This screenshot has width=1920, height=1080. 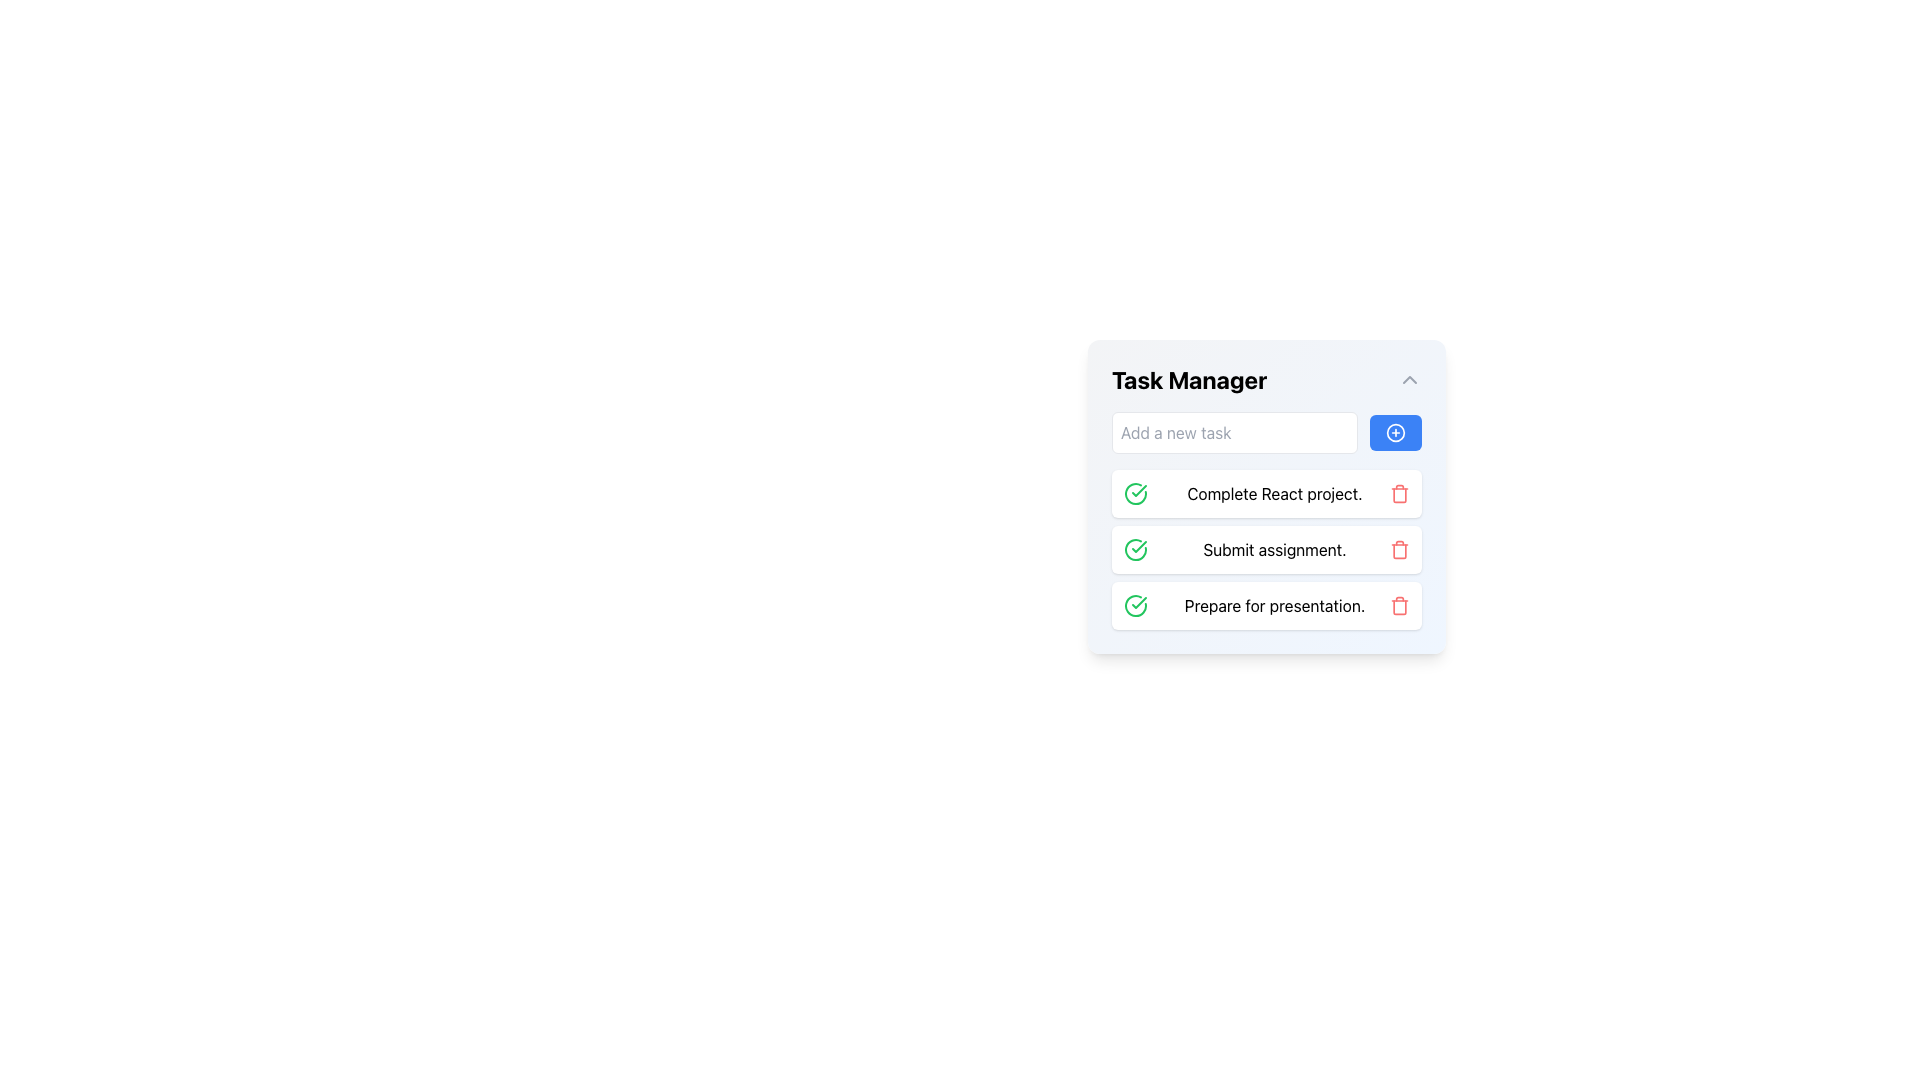 I want to click on the tasks listed in the task management interface, specifically within the section containing three bullet-style items with check and trash icons, so click(x=1266, y=519).